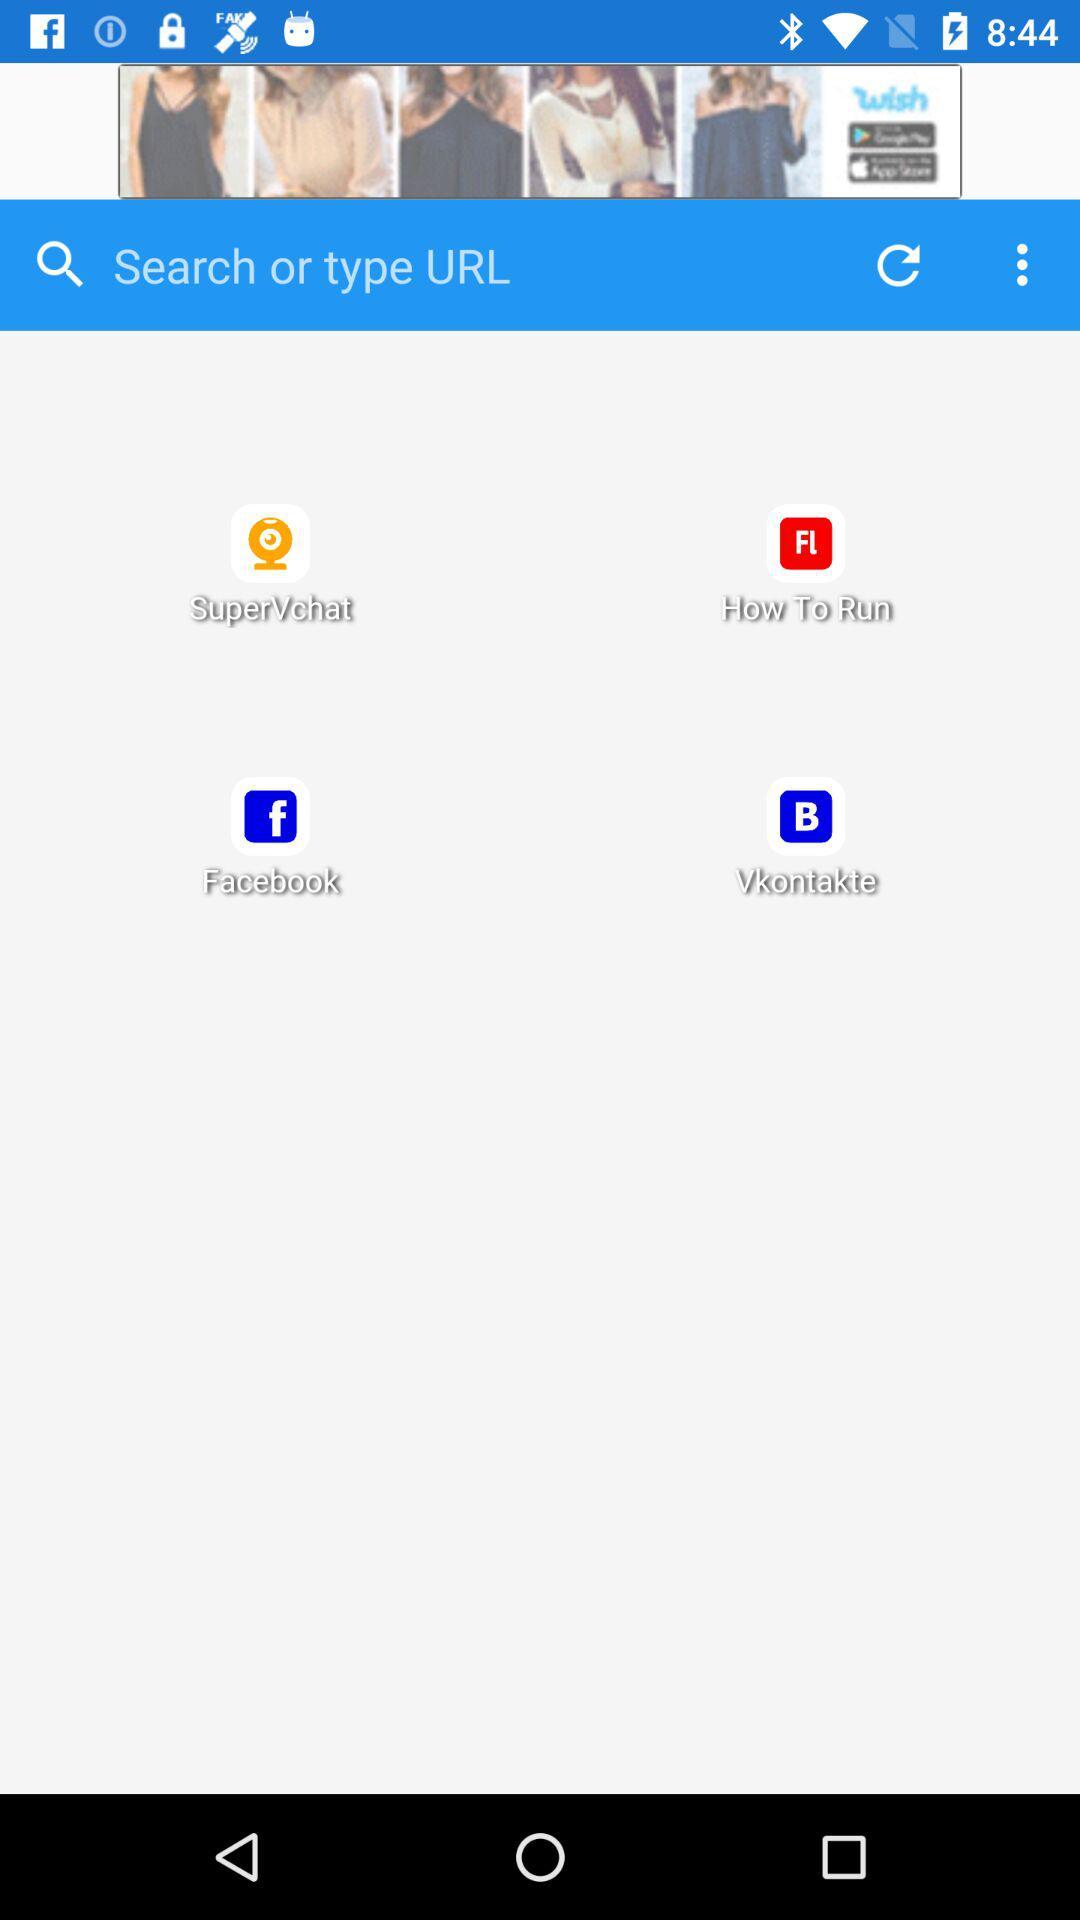  Describe the element at coordinates (540, 1061) in the screenshot. I see `entire clickable area` at that location.